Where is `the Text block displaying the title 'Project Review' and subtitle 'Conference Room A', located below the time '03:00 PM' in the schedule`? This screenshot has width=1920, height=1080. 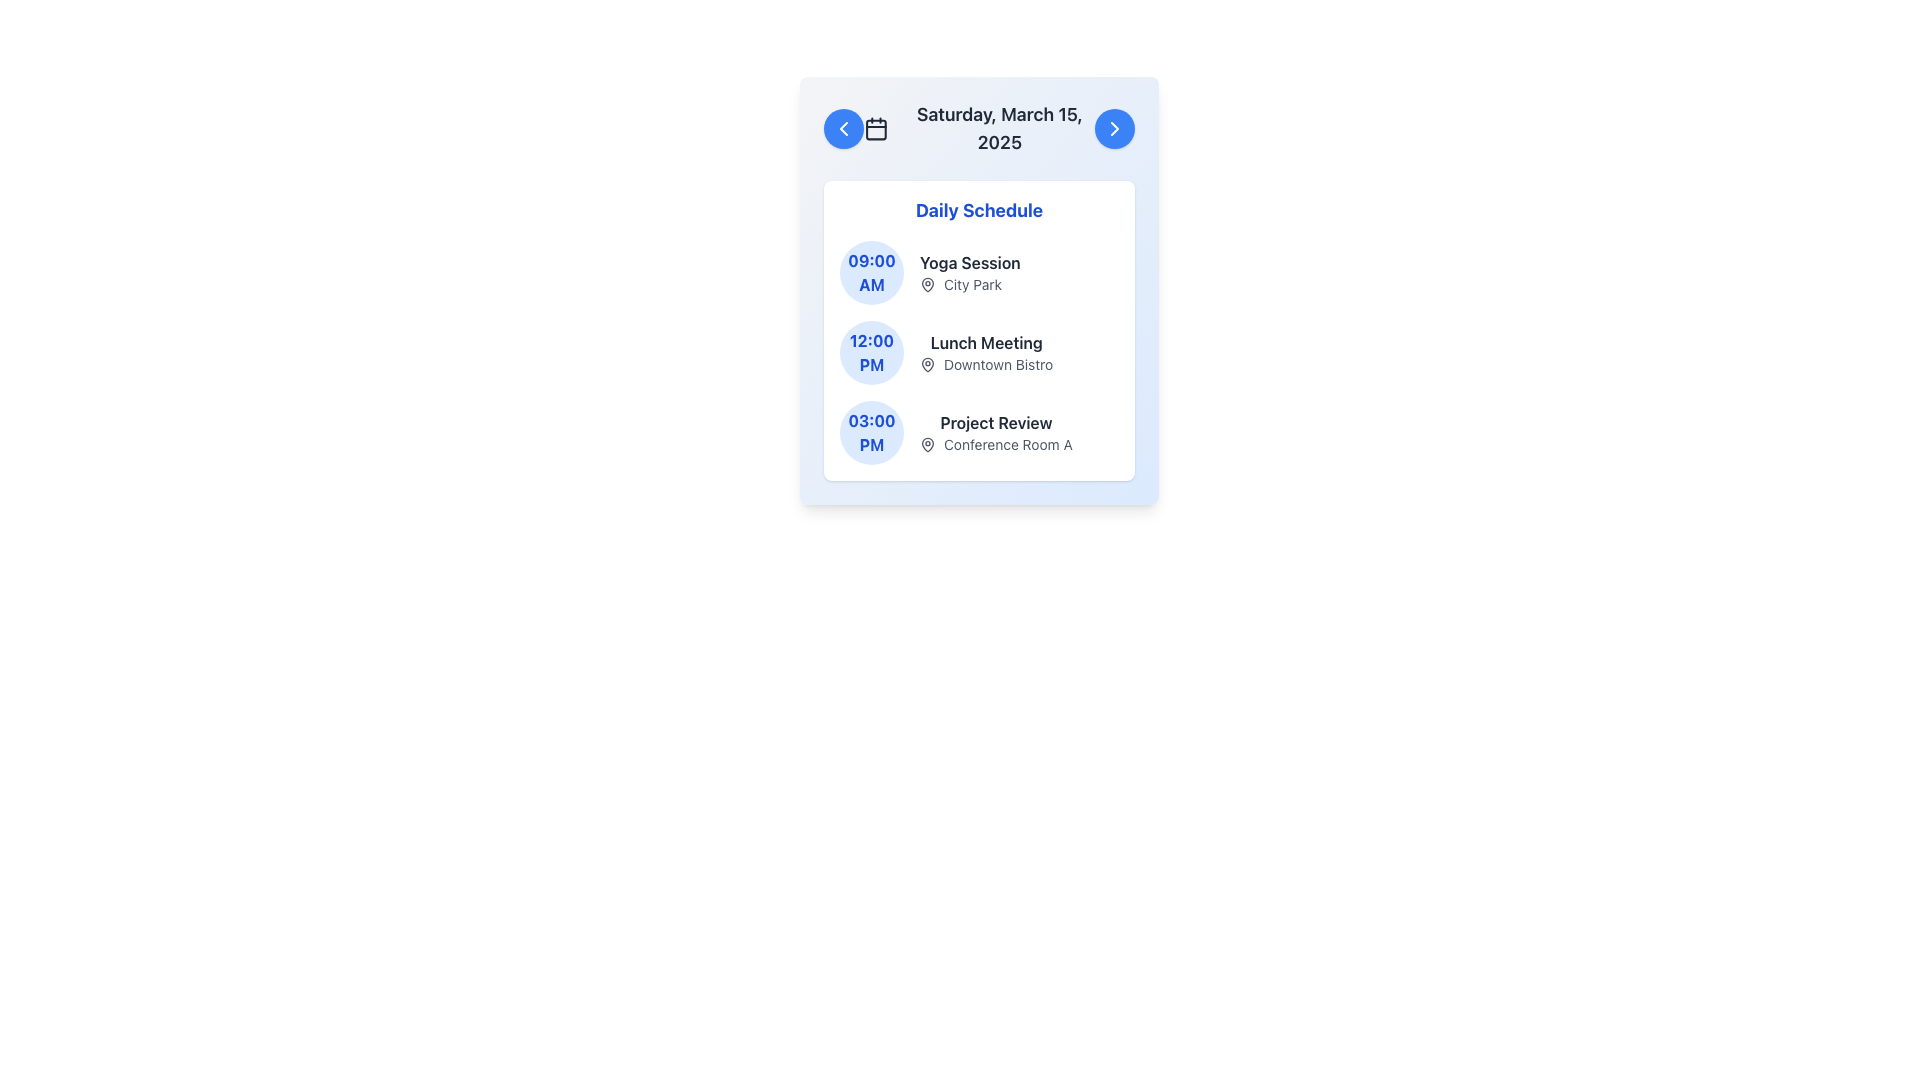
the Text block displaying the title 'Project Review' and subtitle 'Conference Room A', located below the time '03:00 PM' in the schedule is located at coordinates (996, 431).